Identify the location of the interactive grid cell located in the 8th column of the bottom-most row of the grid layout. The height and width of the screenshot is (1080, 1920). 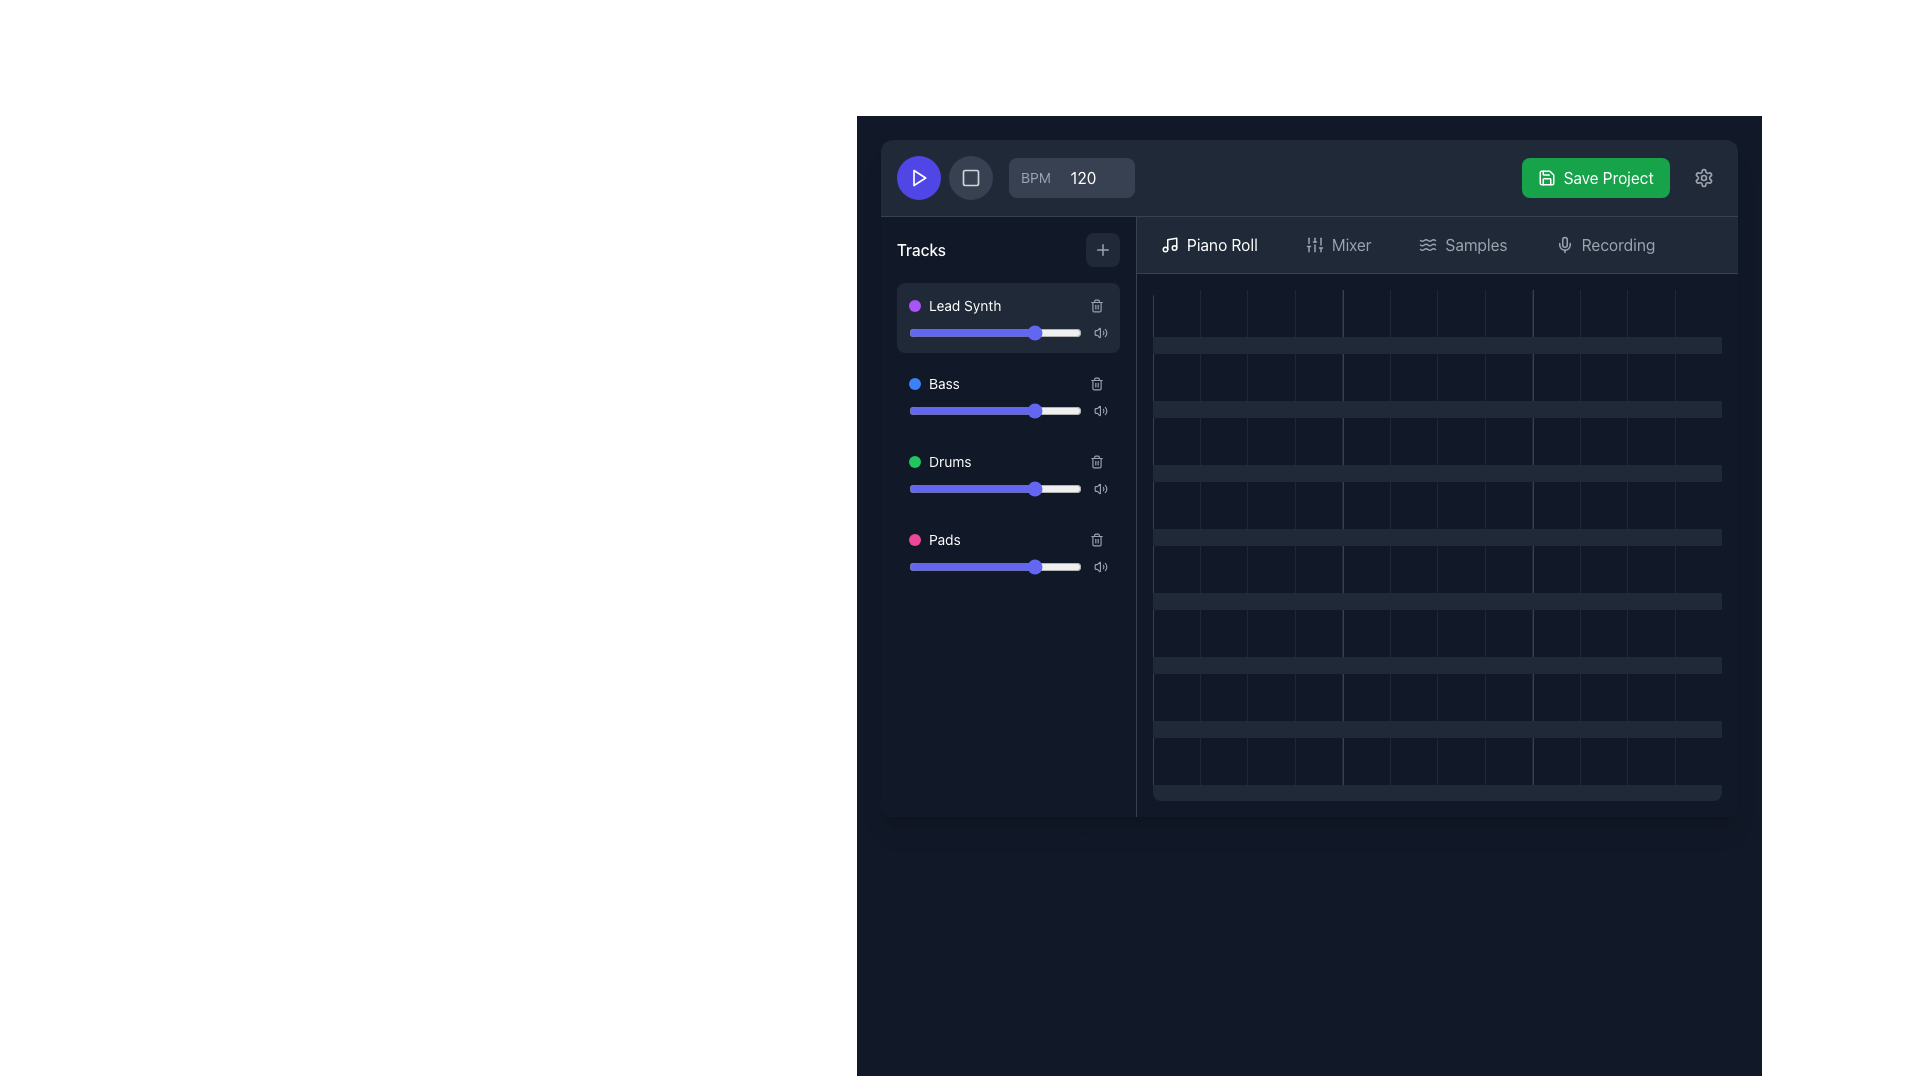
(1508, 696).